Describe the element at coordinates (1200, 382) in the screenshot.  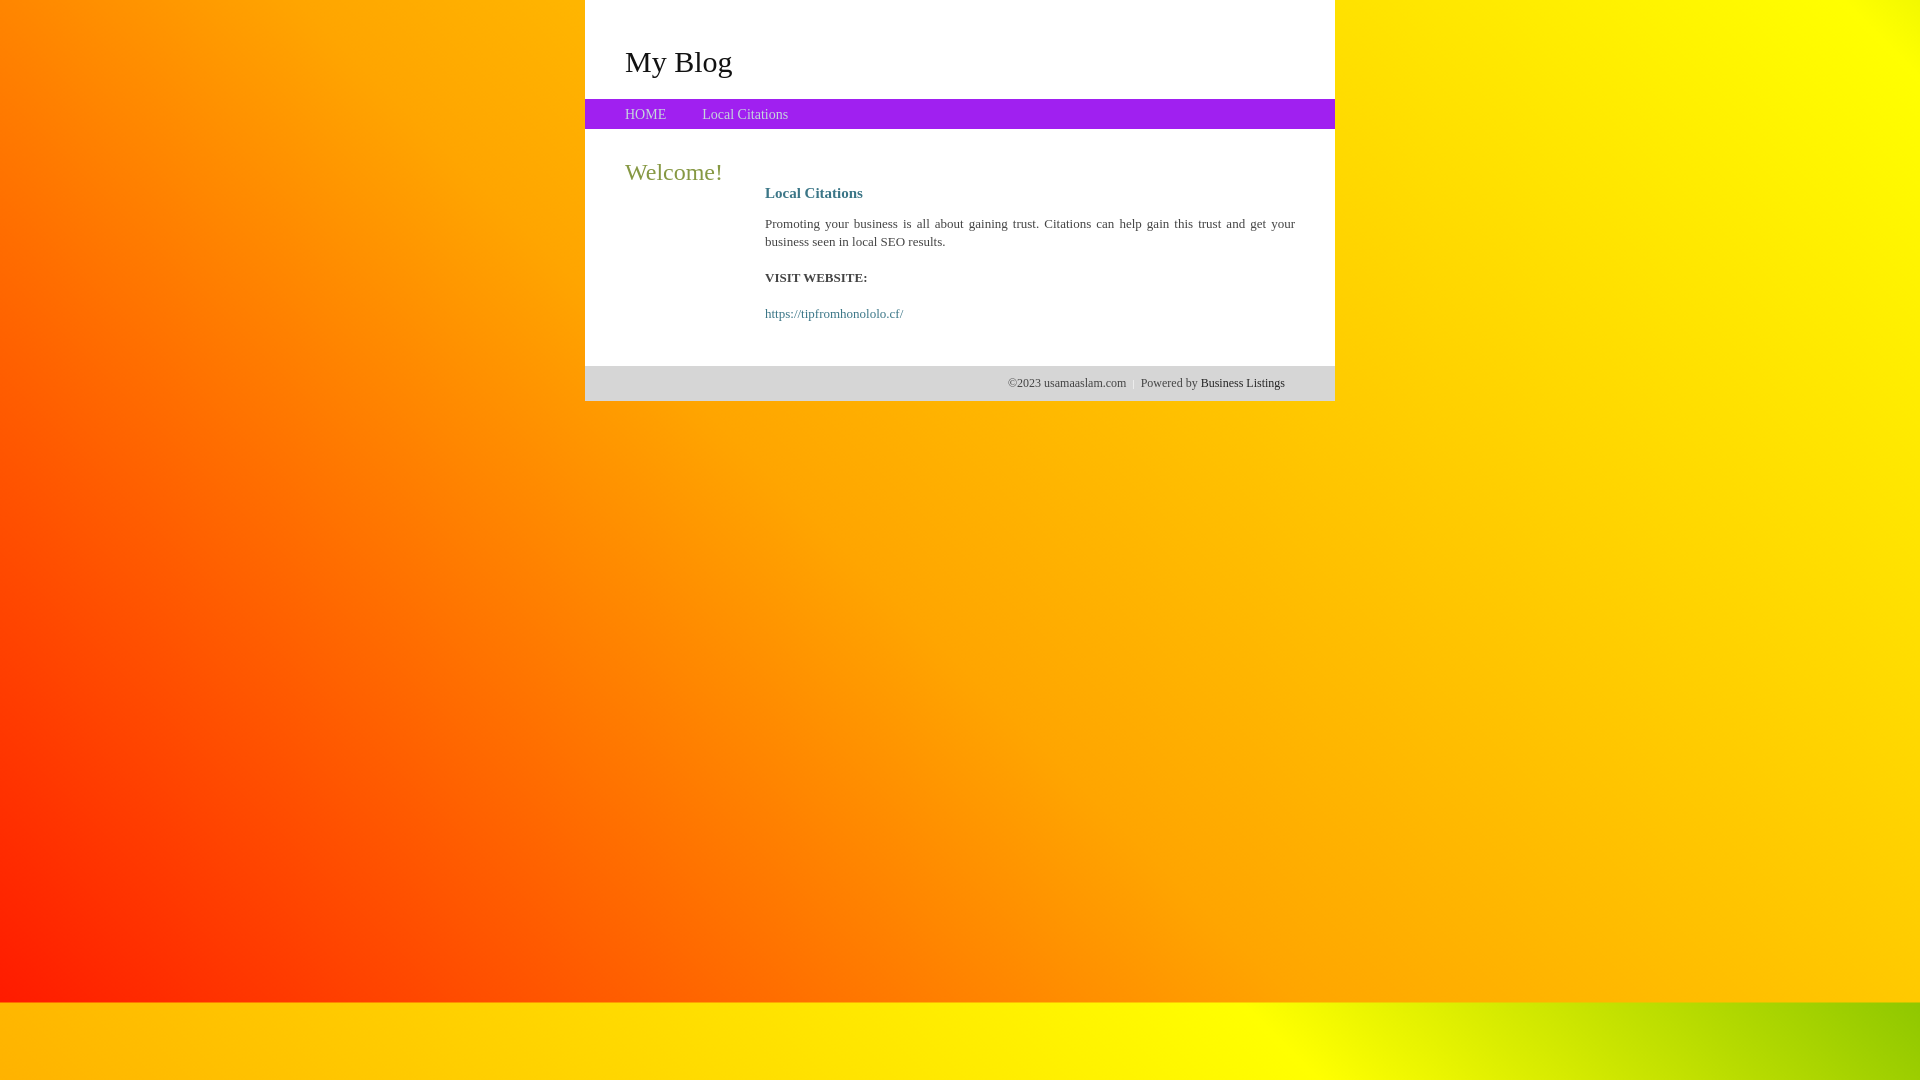
I see `'Business Listings'` at that location.